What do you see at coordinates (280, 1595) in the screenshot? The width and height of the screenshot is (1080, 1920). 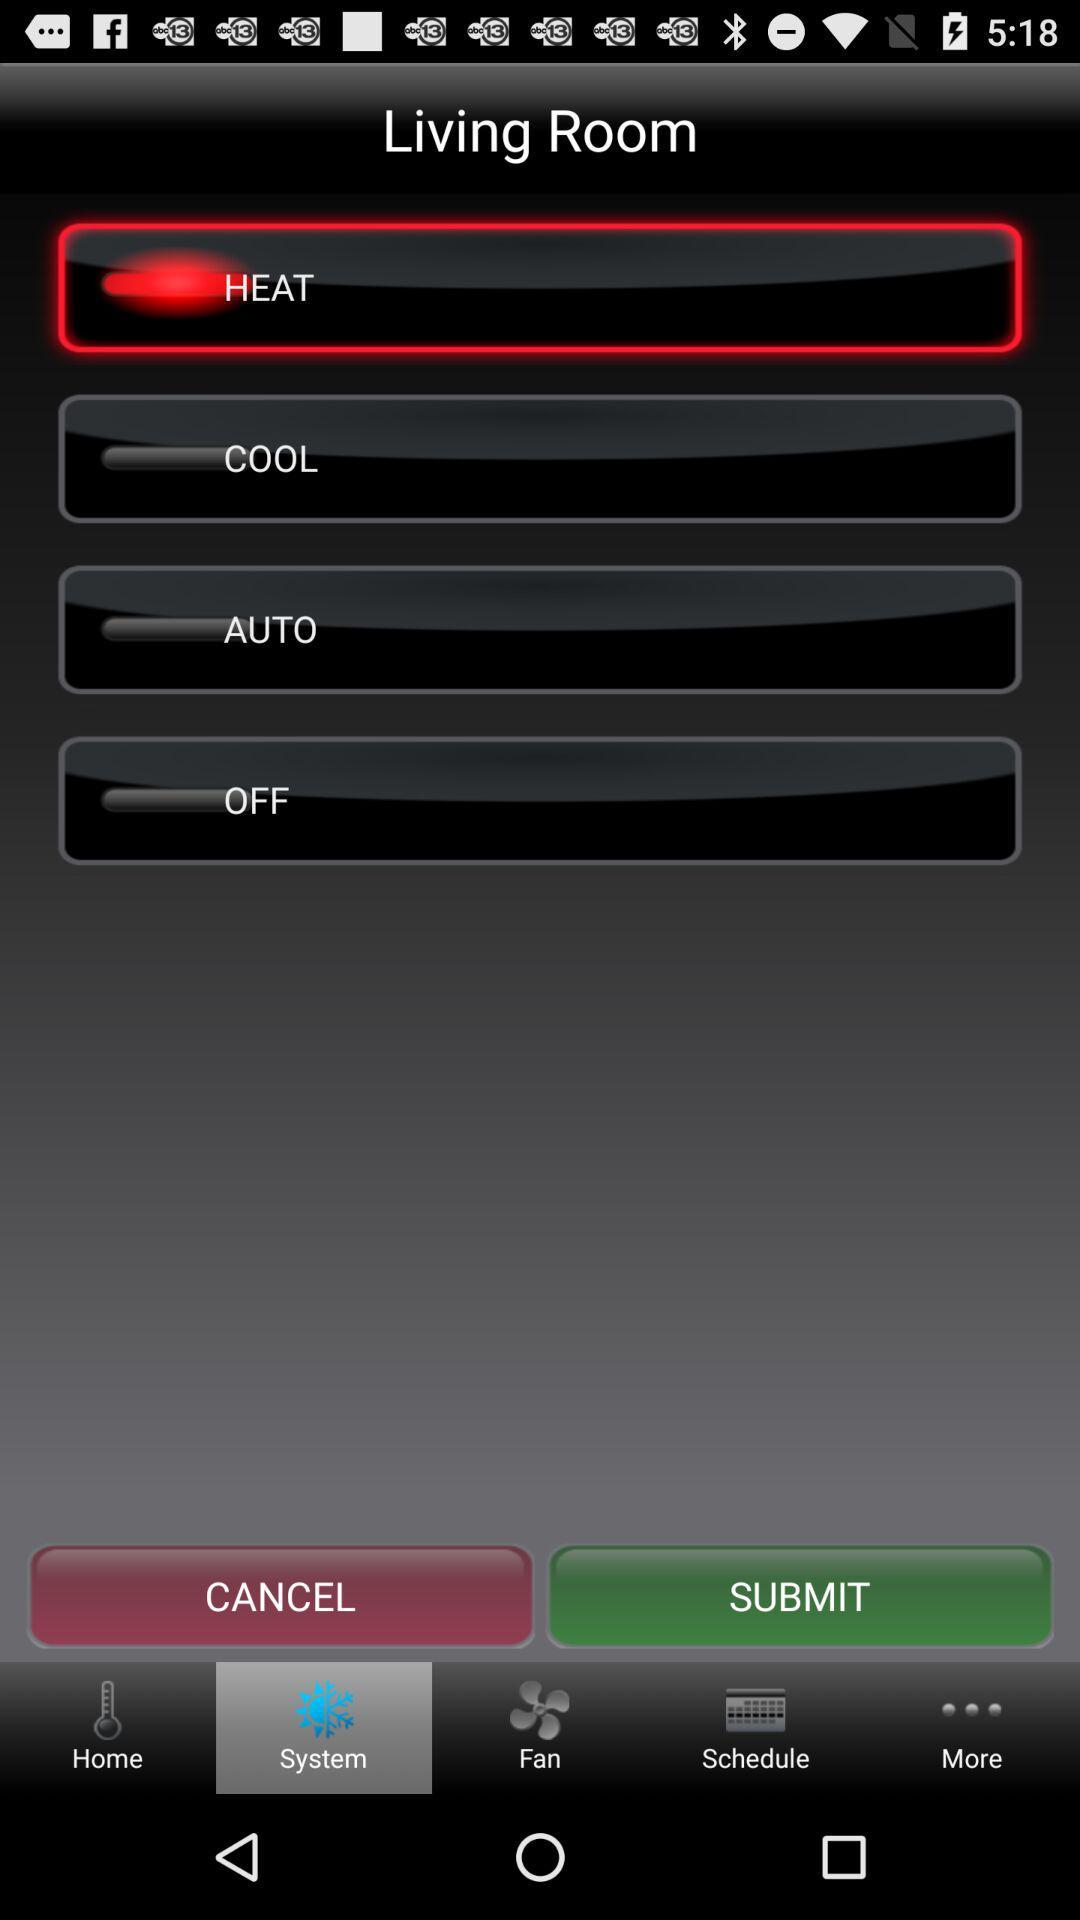 I see `cancel icon` at bounding box center [280, 1595].